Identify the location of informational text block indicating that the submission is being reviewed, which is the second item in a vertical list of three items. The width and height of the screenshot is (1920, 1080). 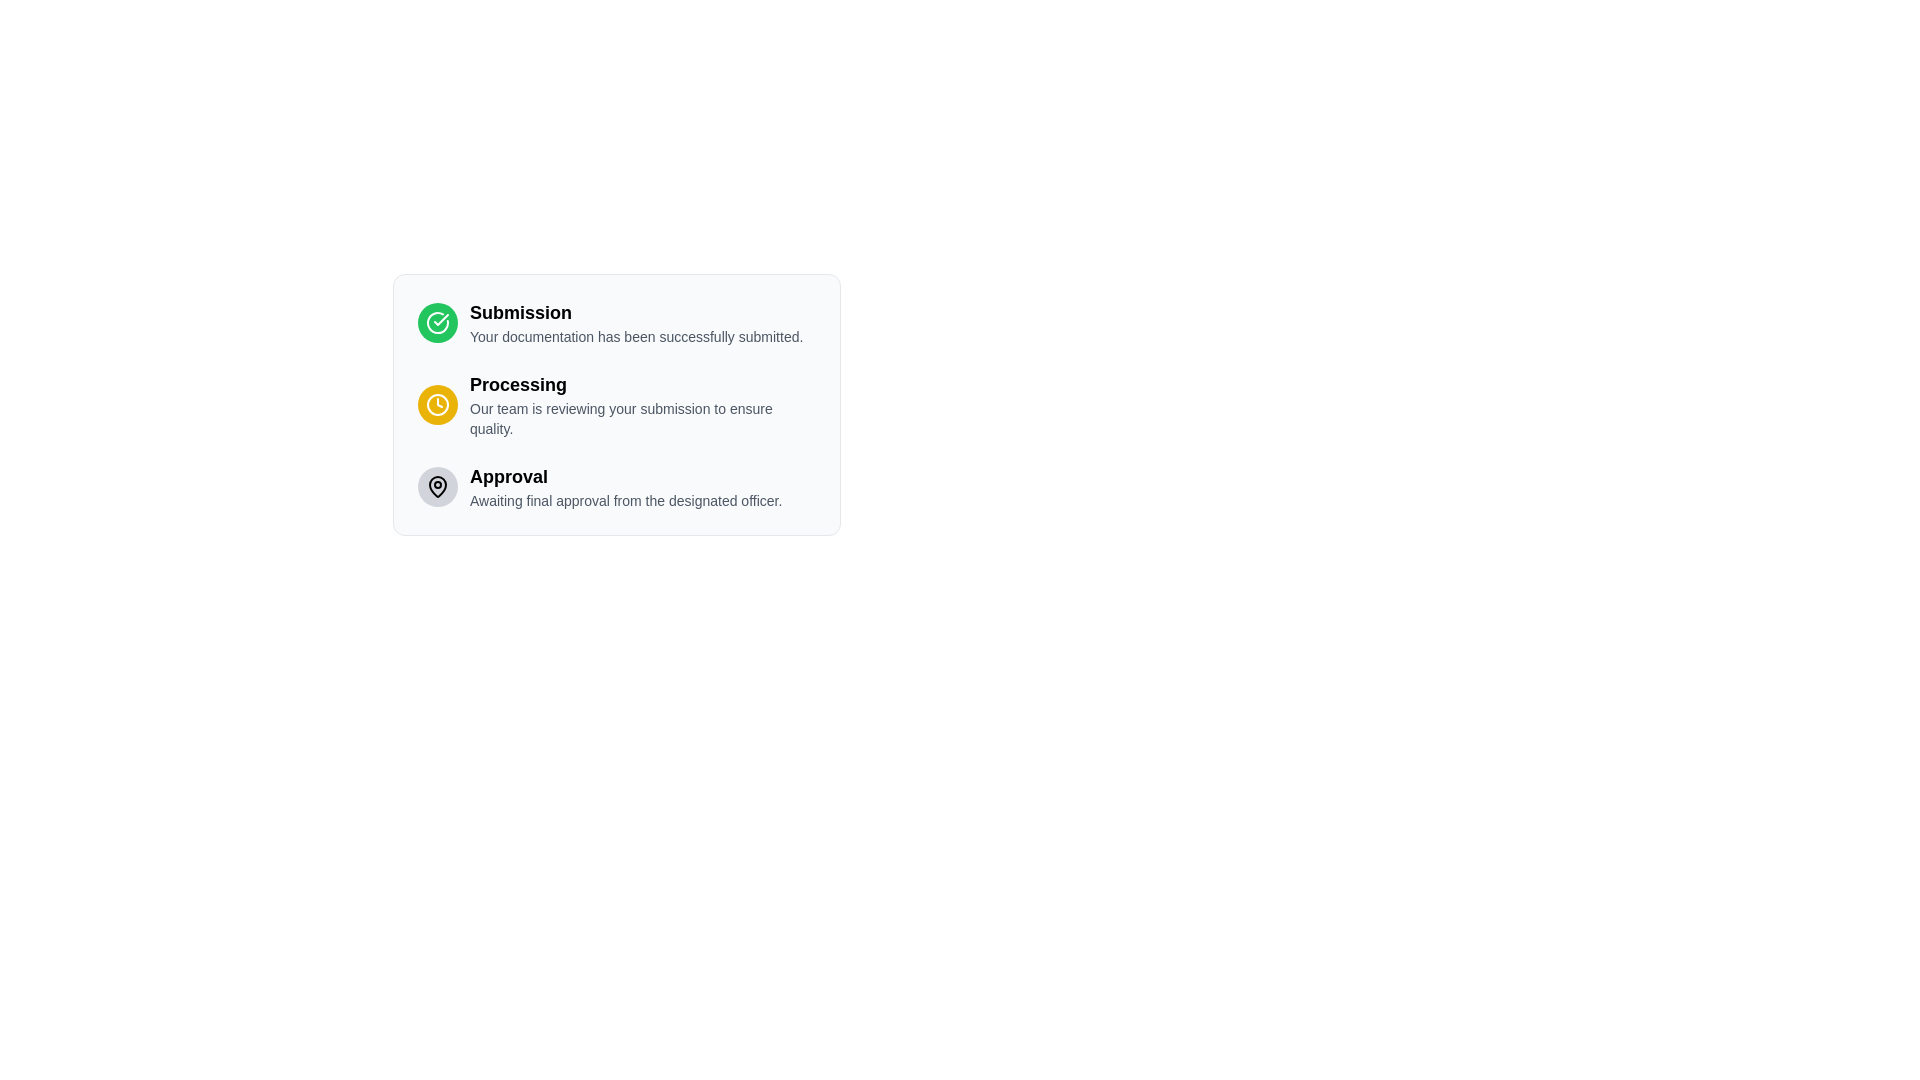
(643, 405).